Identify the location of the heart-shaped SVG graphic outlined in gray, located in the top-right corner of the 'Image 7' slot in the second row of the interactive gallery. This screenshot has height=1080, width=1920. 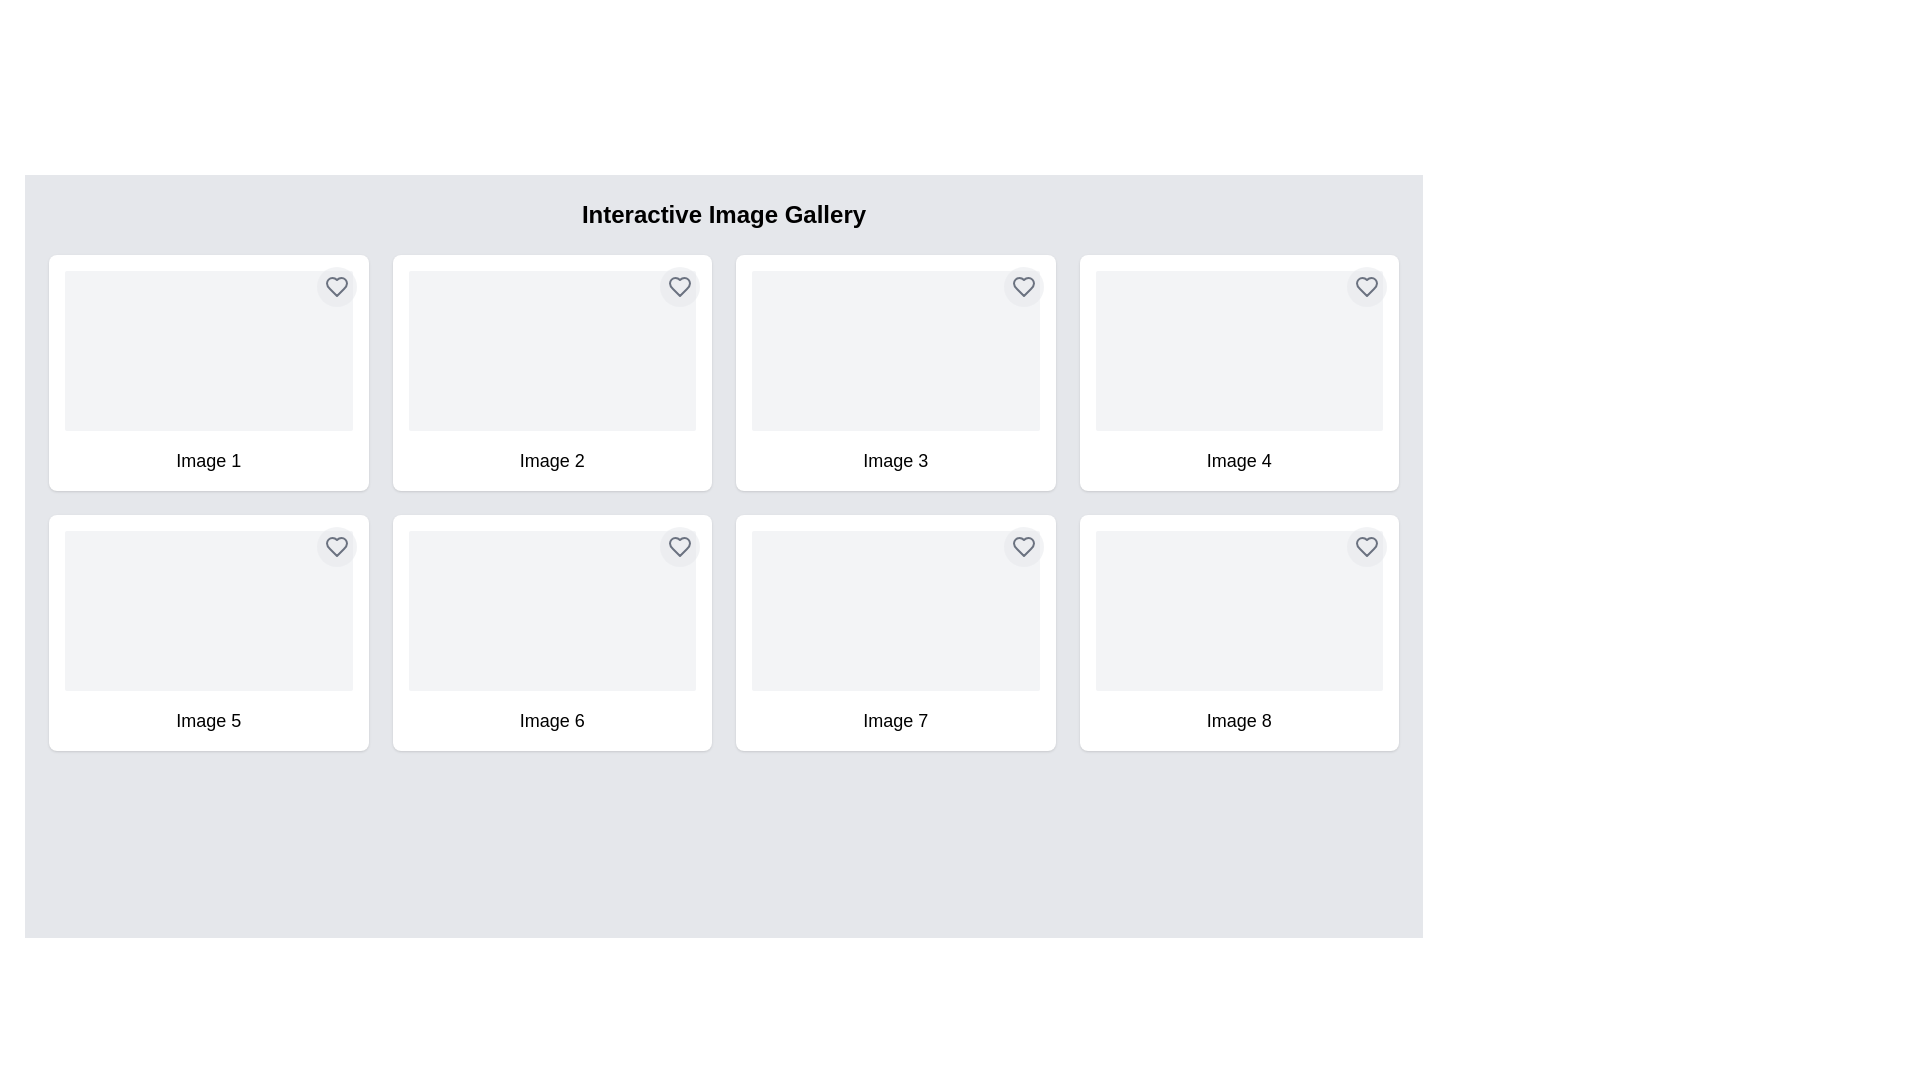
(1023, 547).